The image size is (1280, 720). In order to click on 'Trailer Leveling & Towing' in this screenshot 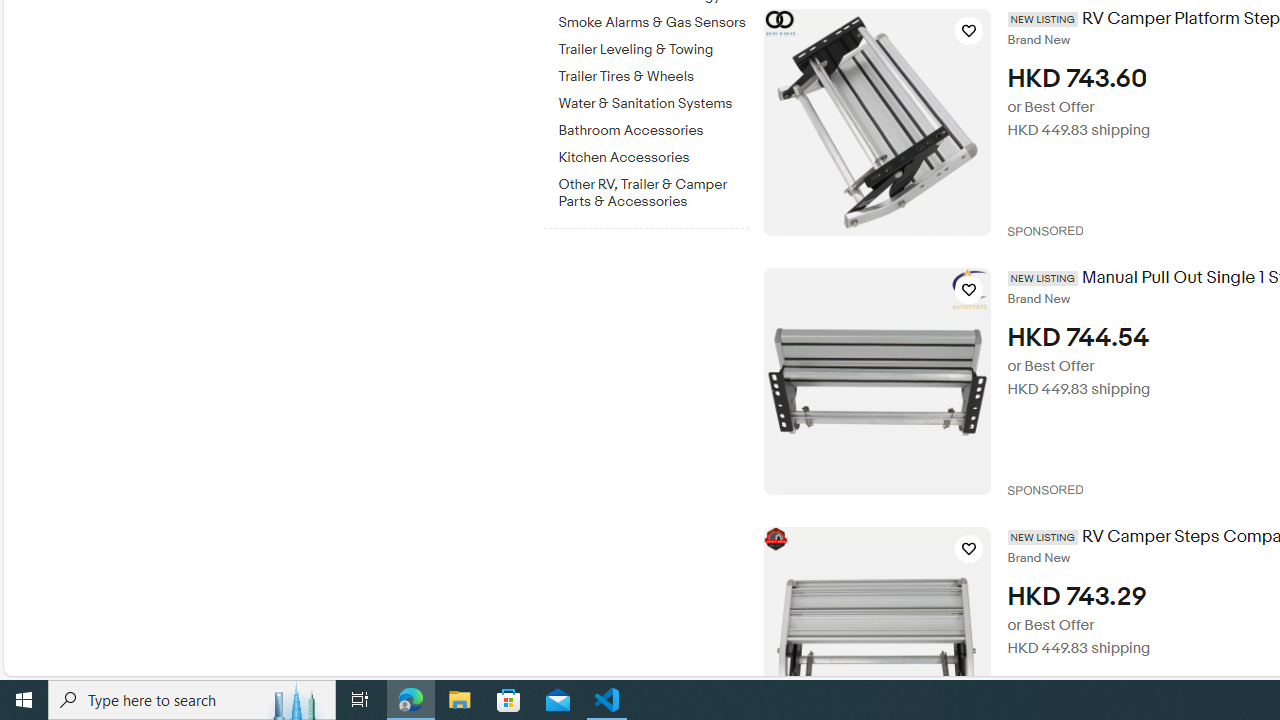, I will do `click(653, 49)`.